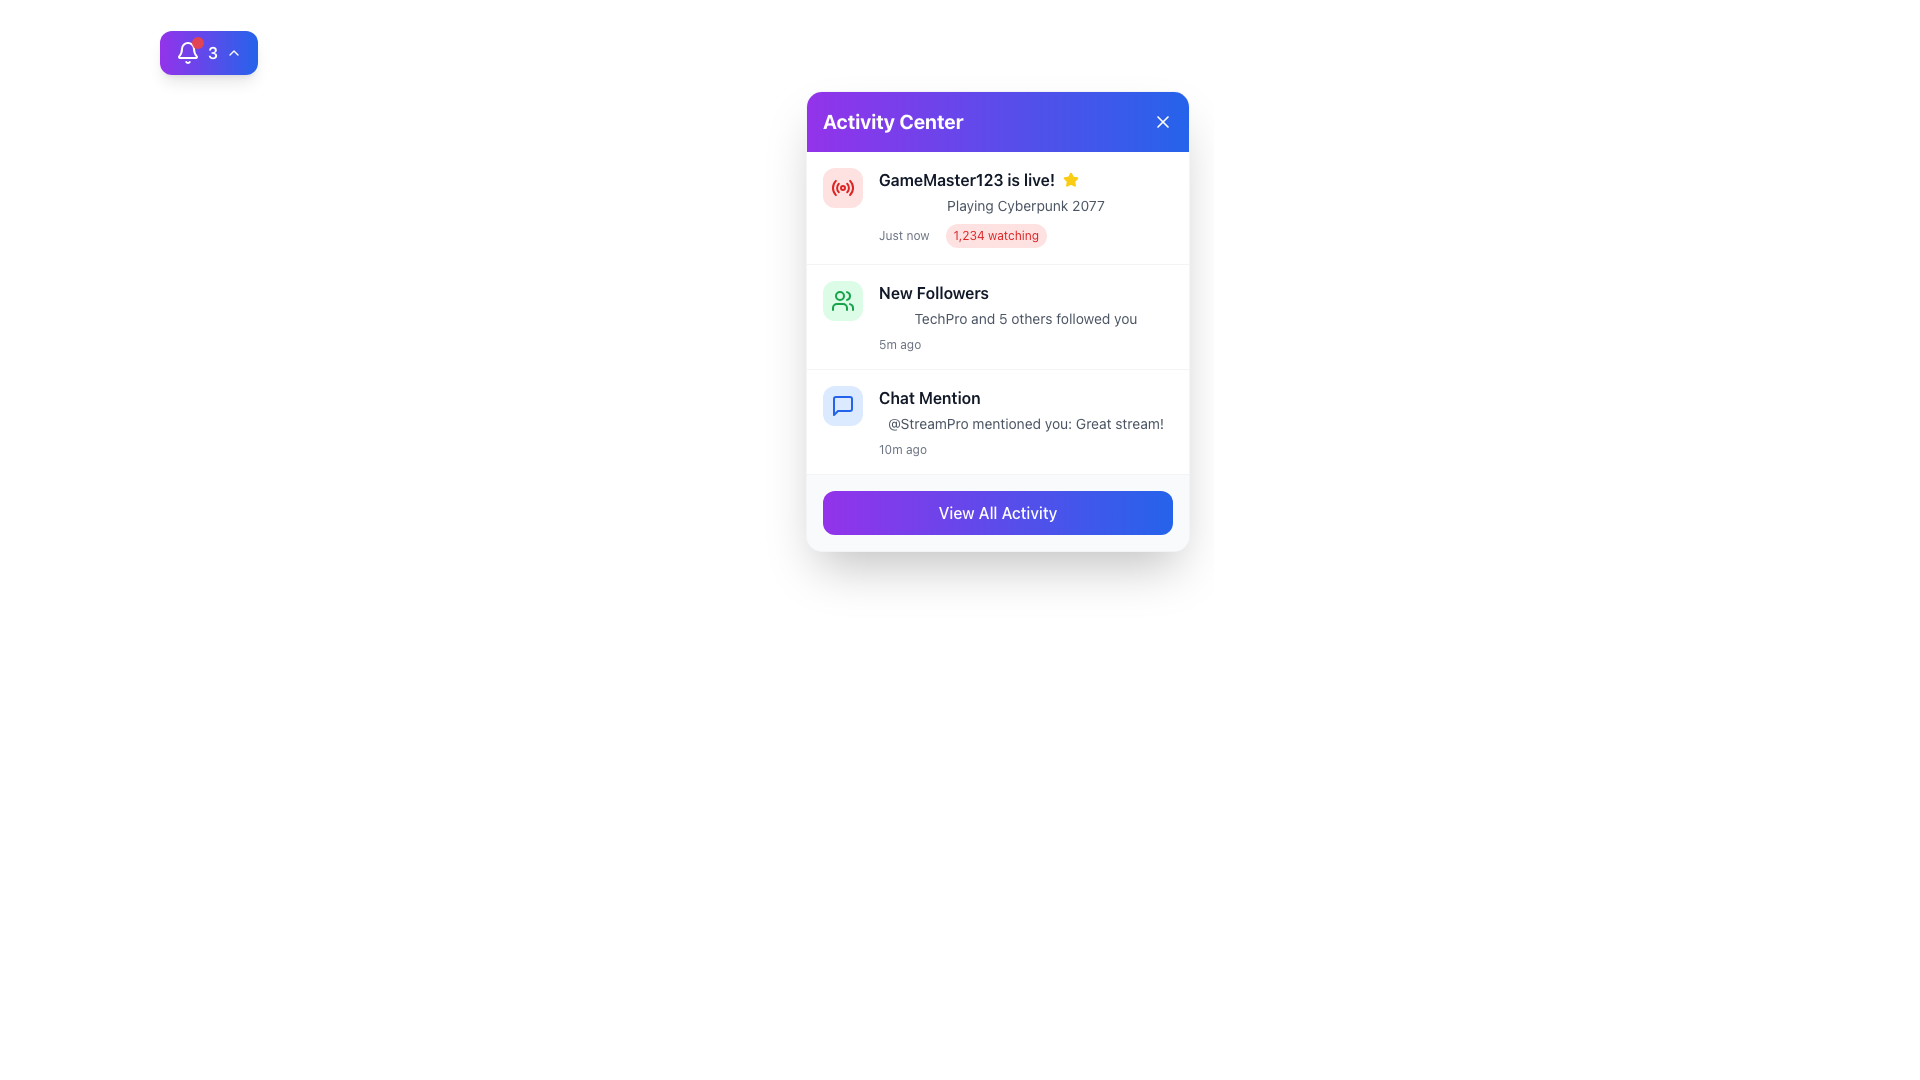 The height and width of the screenshot is (1080, 1920). What do you see at coordinates (998, 420) in the screenshot?
I see `the third notification block in the 'Activity Center' panel that informs the user about a chat mention from '@StreamPro'` at bounding box center [998, 420].